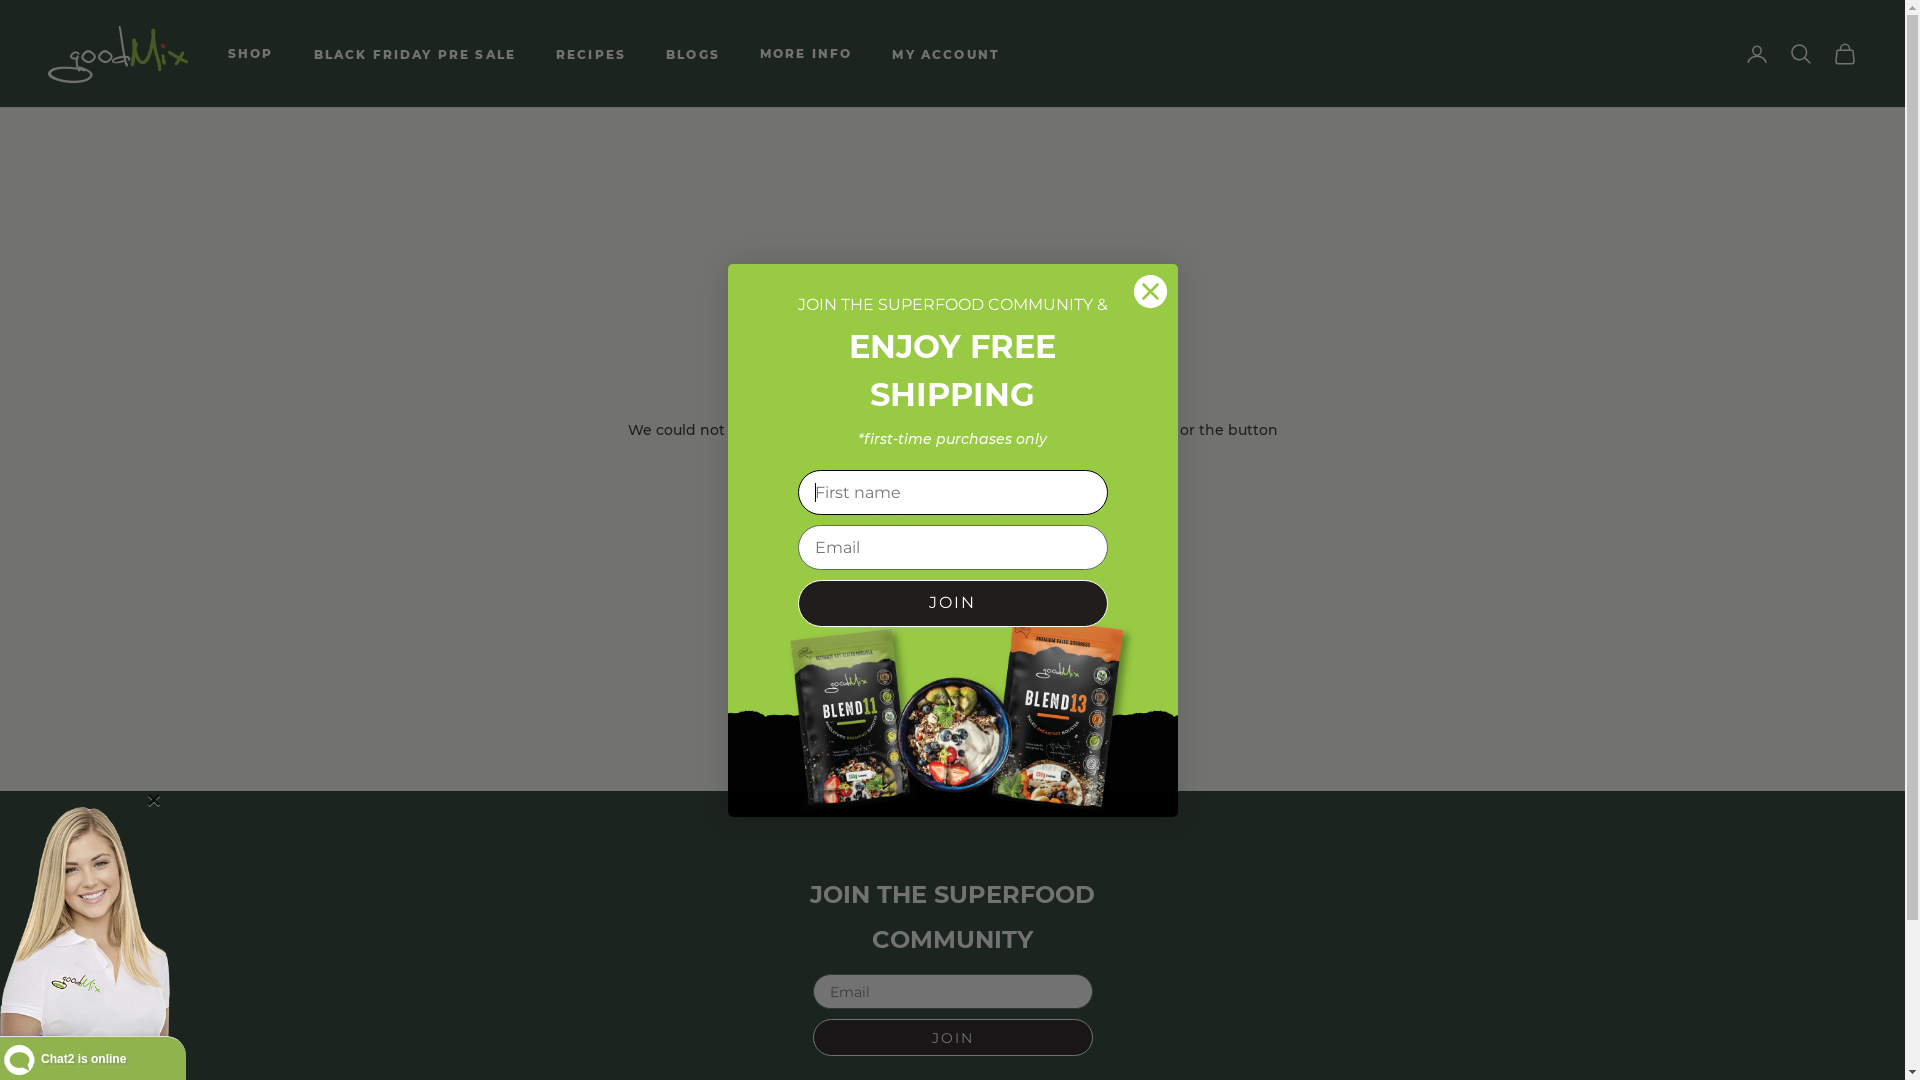  What do you see at coordinates (1800, 53) in the screenshot?
I see `'Open search'` at bounding box center [1800, 53].